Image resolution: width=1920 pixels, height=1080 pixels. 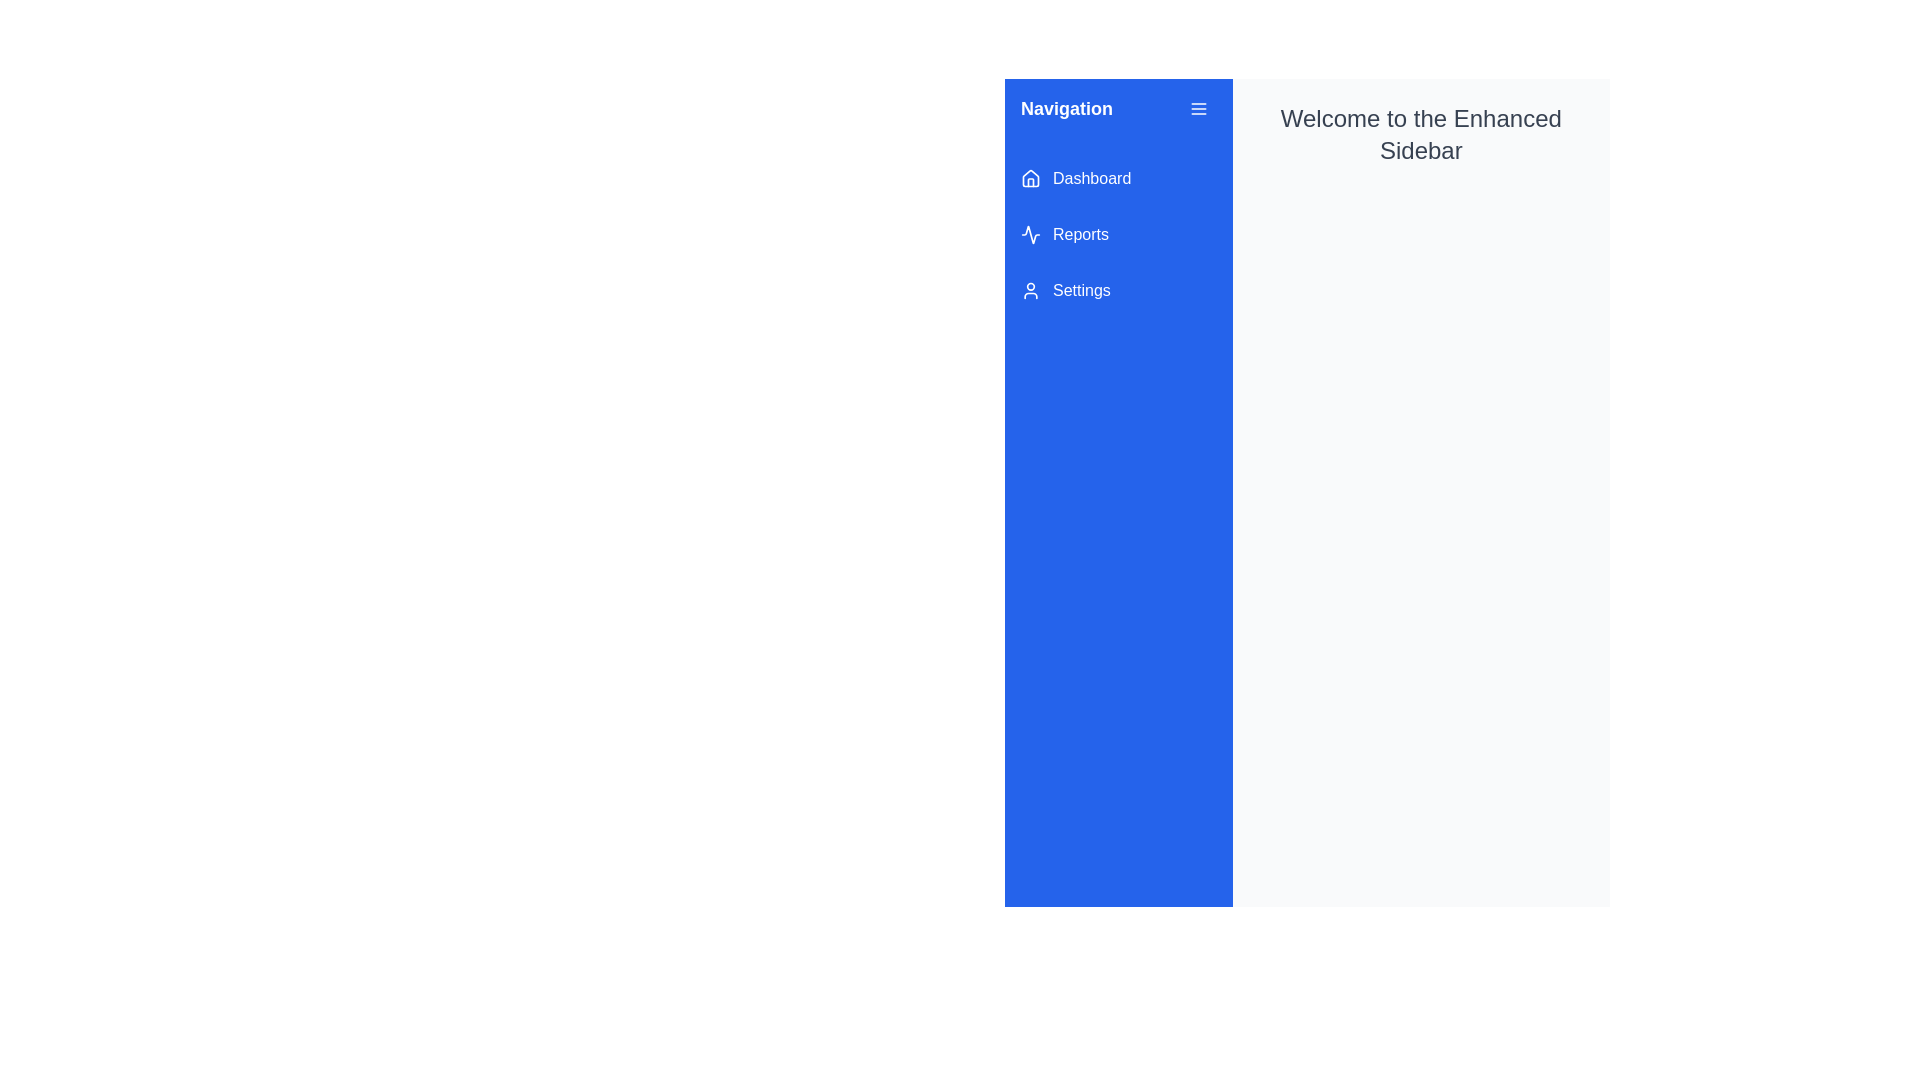 What do you see at coordinates (1198, 108) in the screenshot?
I see `the icon located in the top-right area of the blue navigation panel, adjacent to the 'Navigation' text` at bounding box center [1198, 108].